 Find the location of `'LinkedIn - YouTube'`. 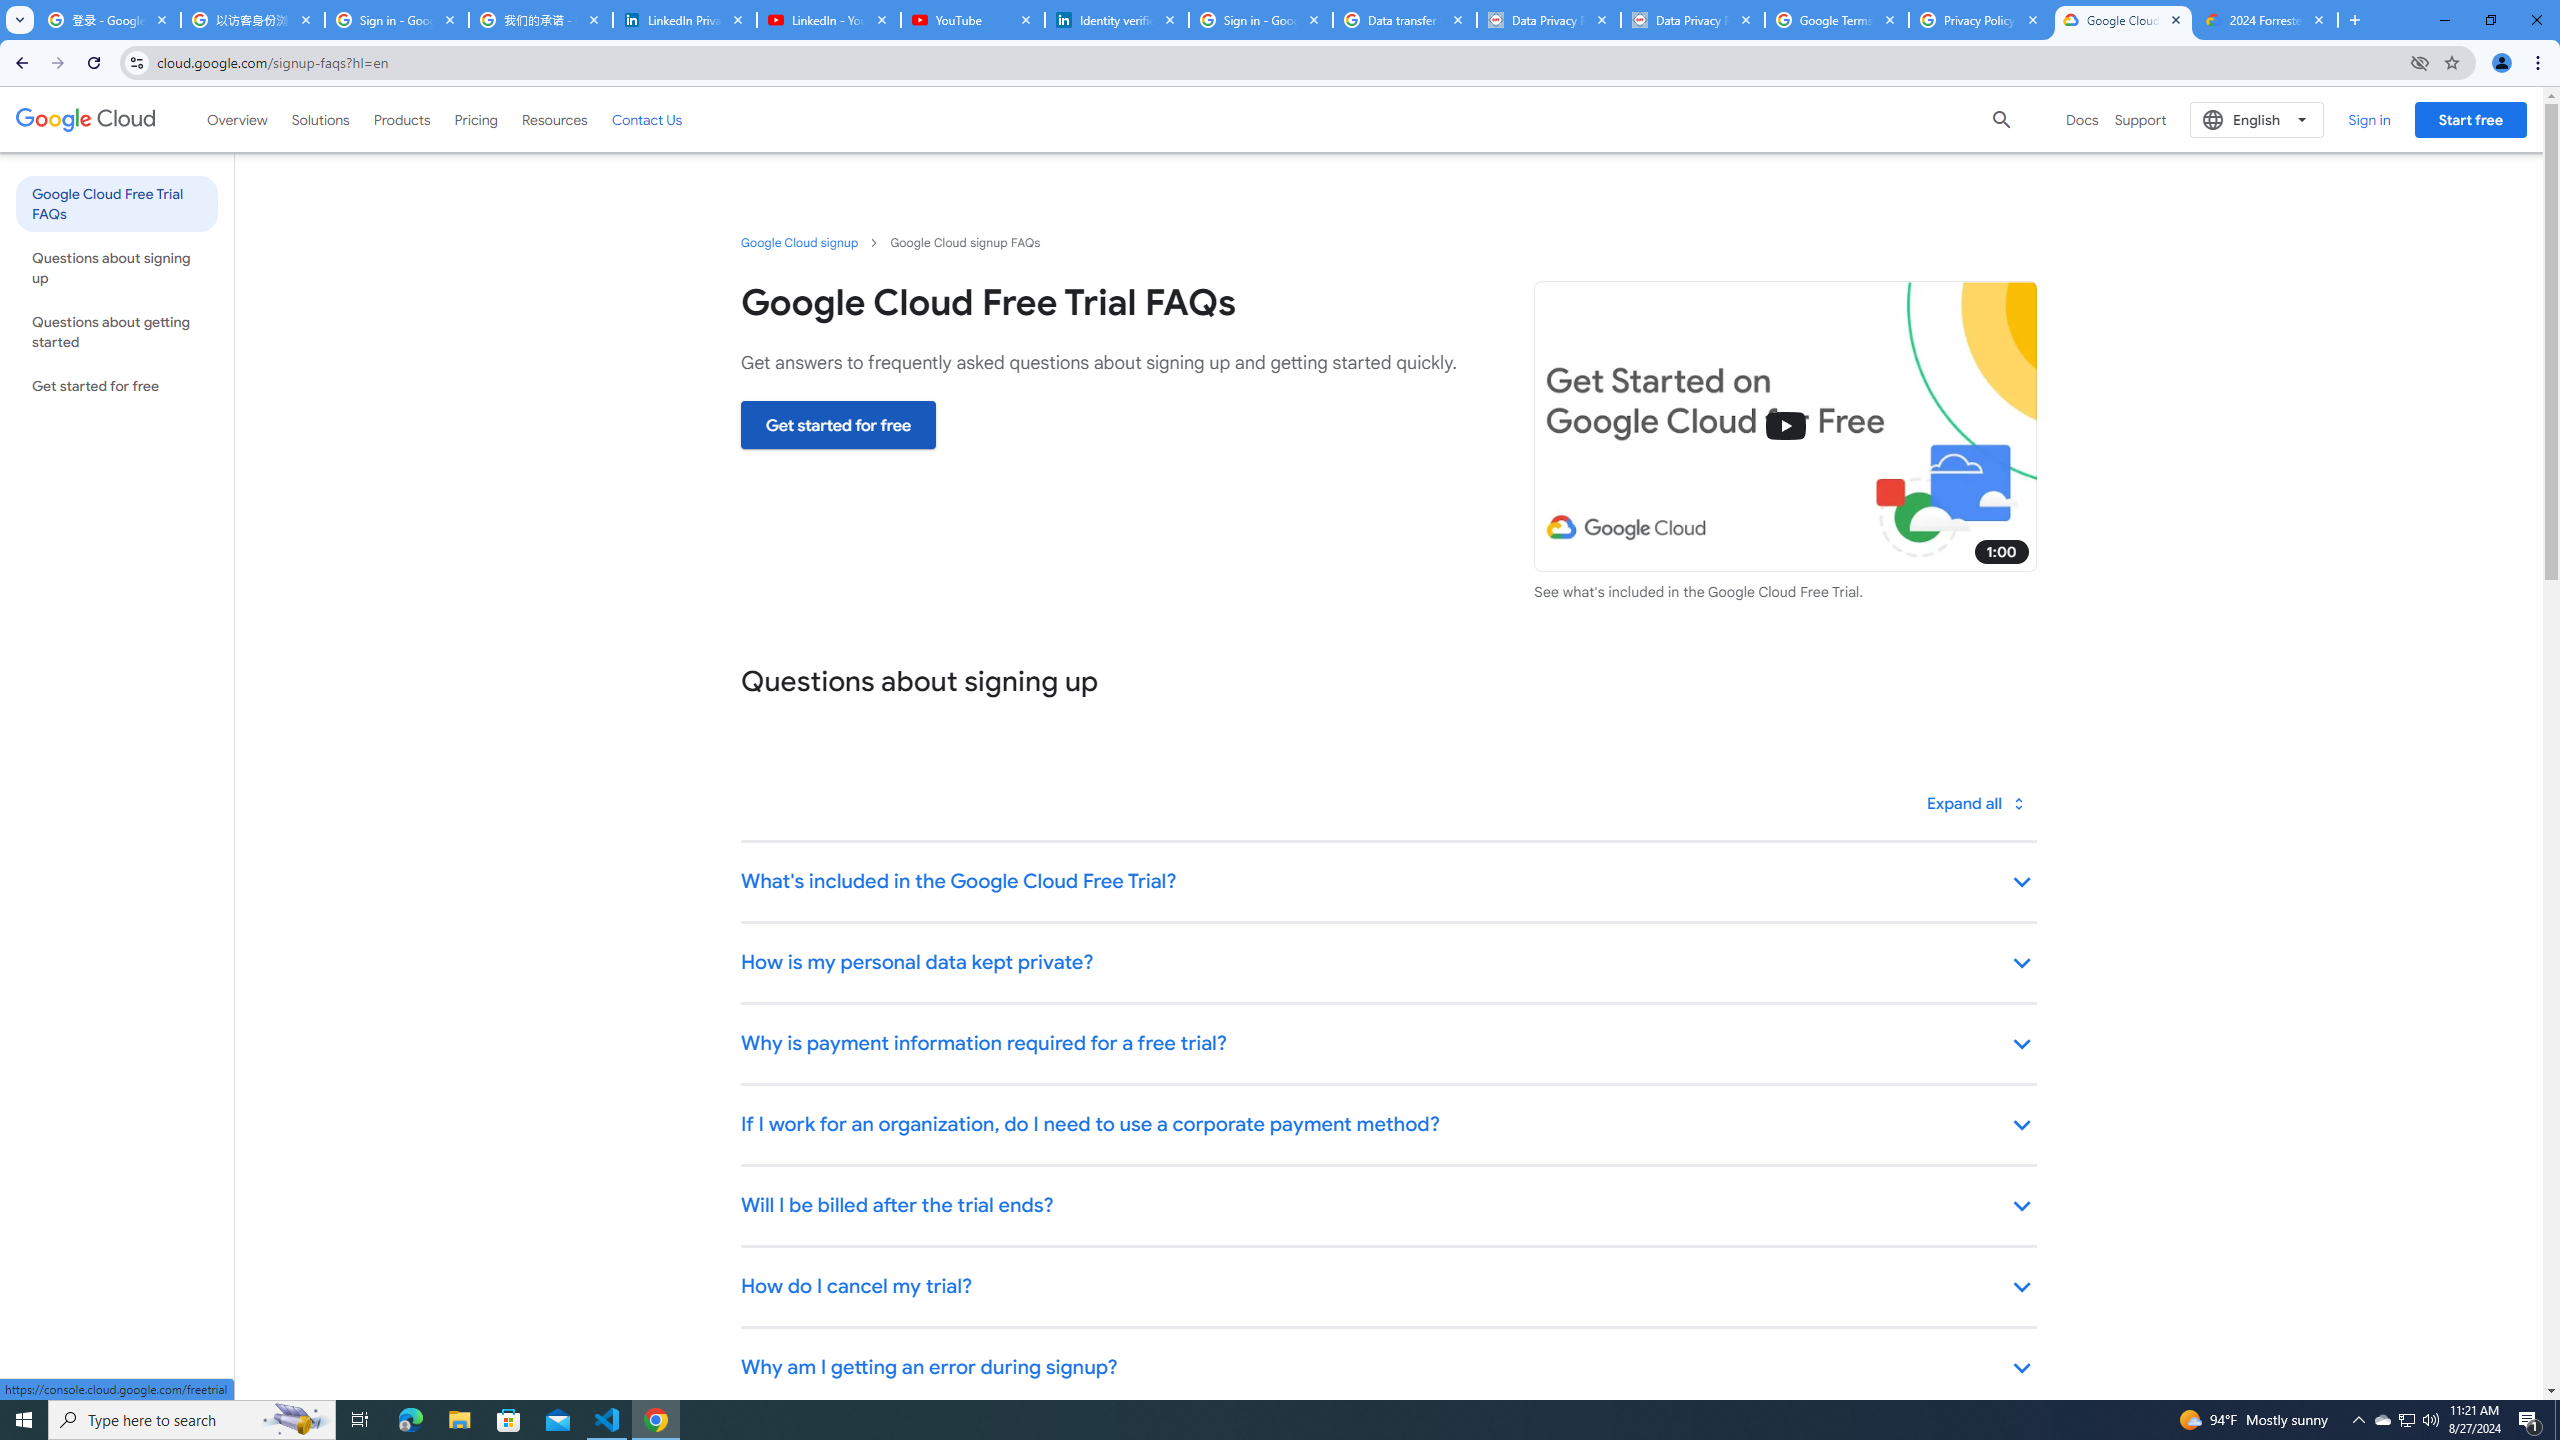

'LinkedIn - YouTube' is located at coordinates (827, 19).